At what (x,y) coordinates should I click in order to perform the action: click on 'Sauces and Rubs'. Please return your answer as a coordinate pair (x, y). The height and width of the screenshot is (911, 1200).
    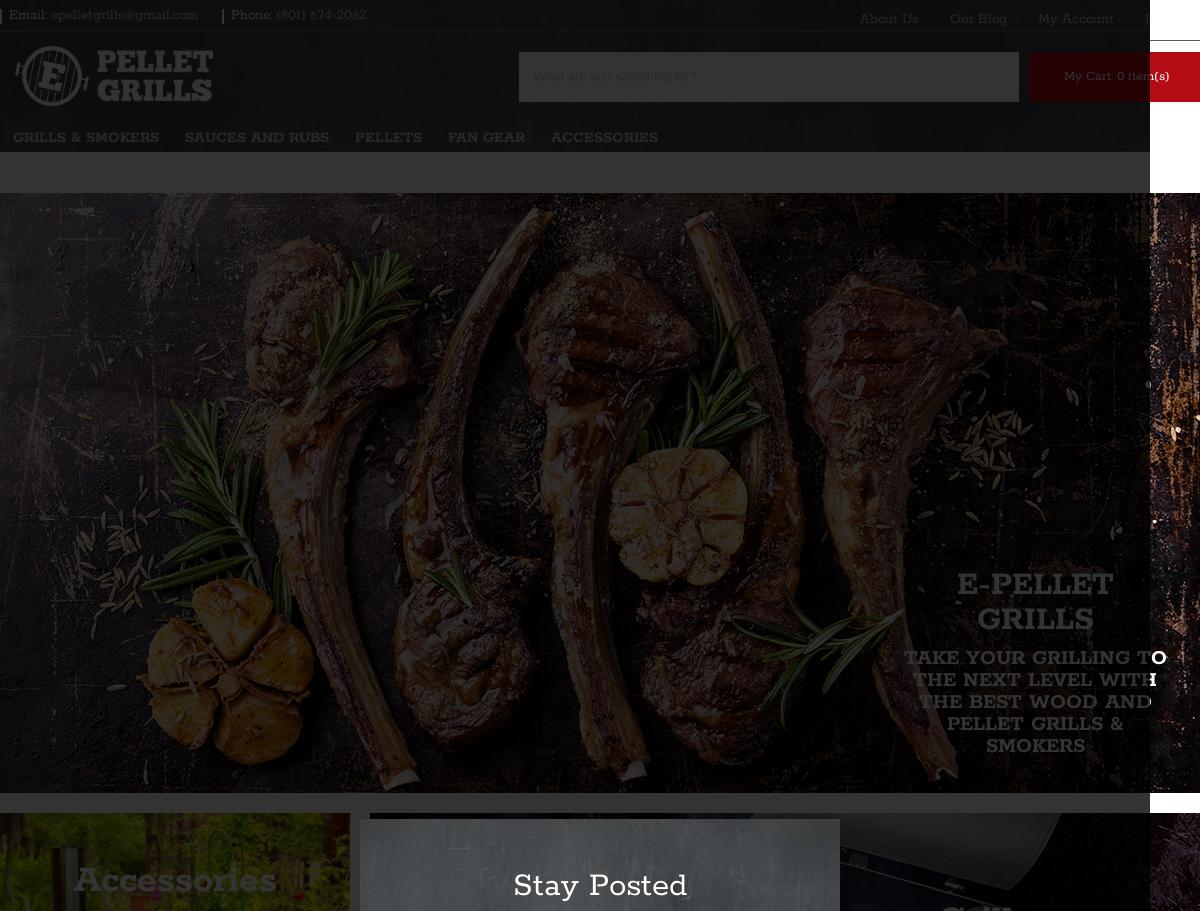
    Looking at the image, I should click on (256, 137).